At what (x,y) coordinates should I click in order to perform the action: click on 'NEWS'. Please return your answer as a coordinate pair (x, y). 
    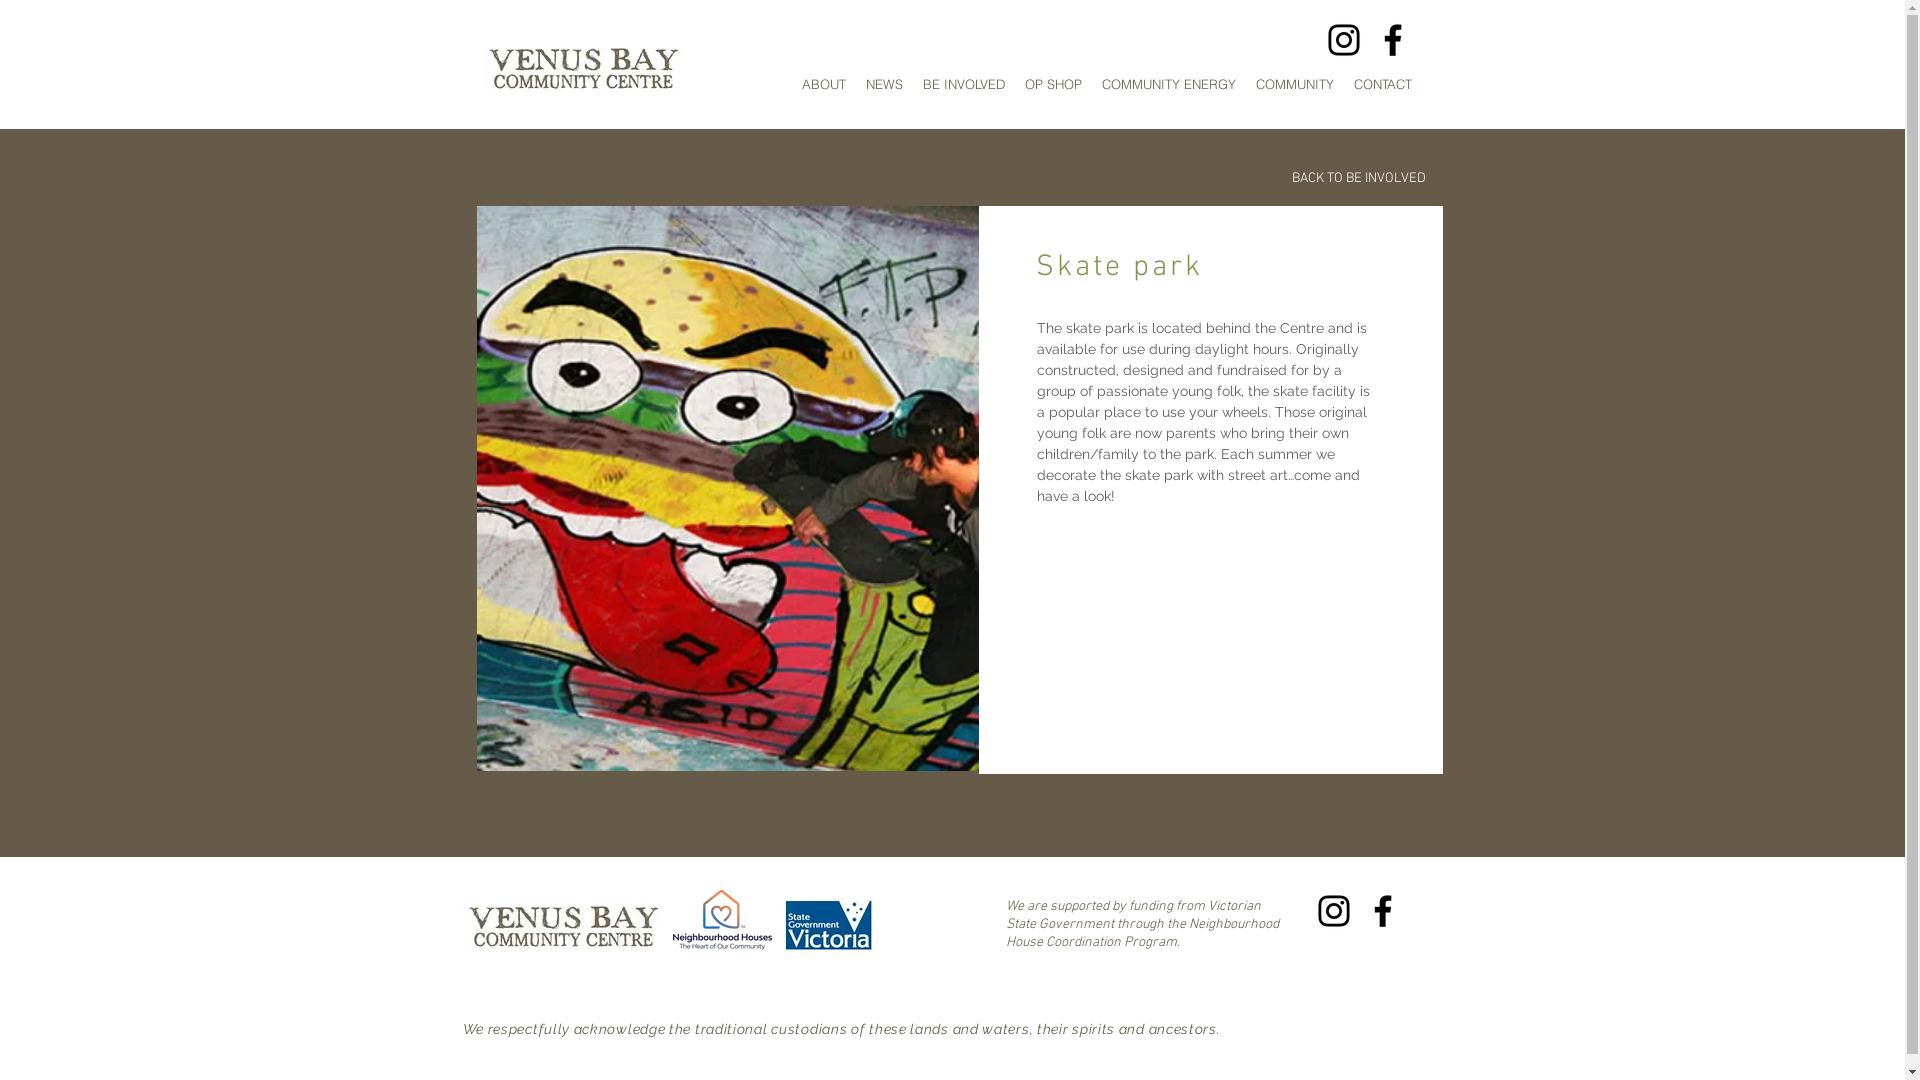
    Looking at the image, I should click on (883, 83).